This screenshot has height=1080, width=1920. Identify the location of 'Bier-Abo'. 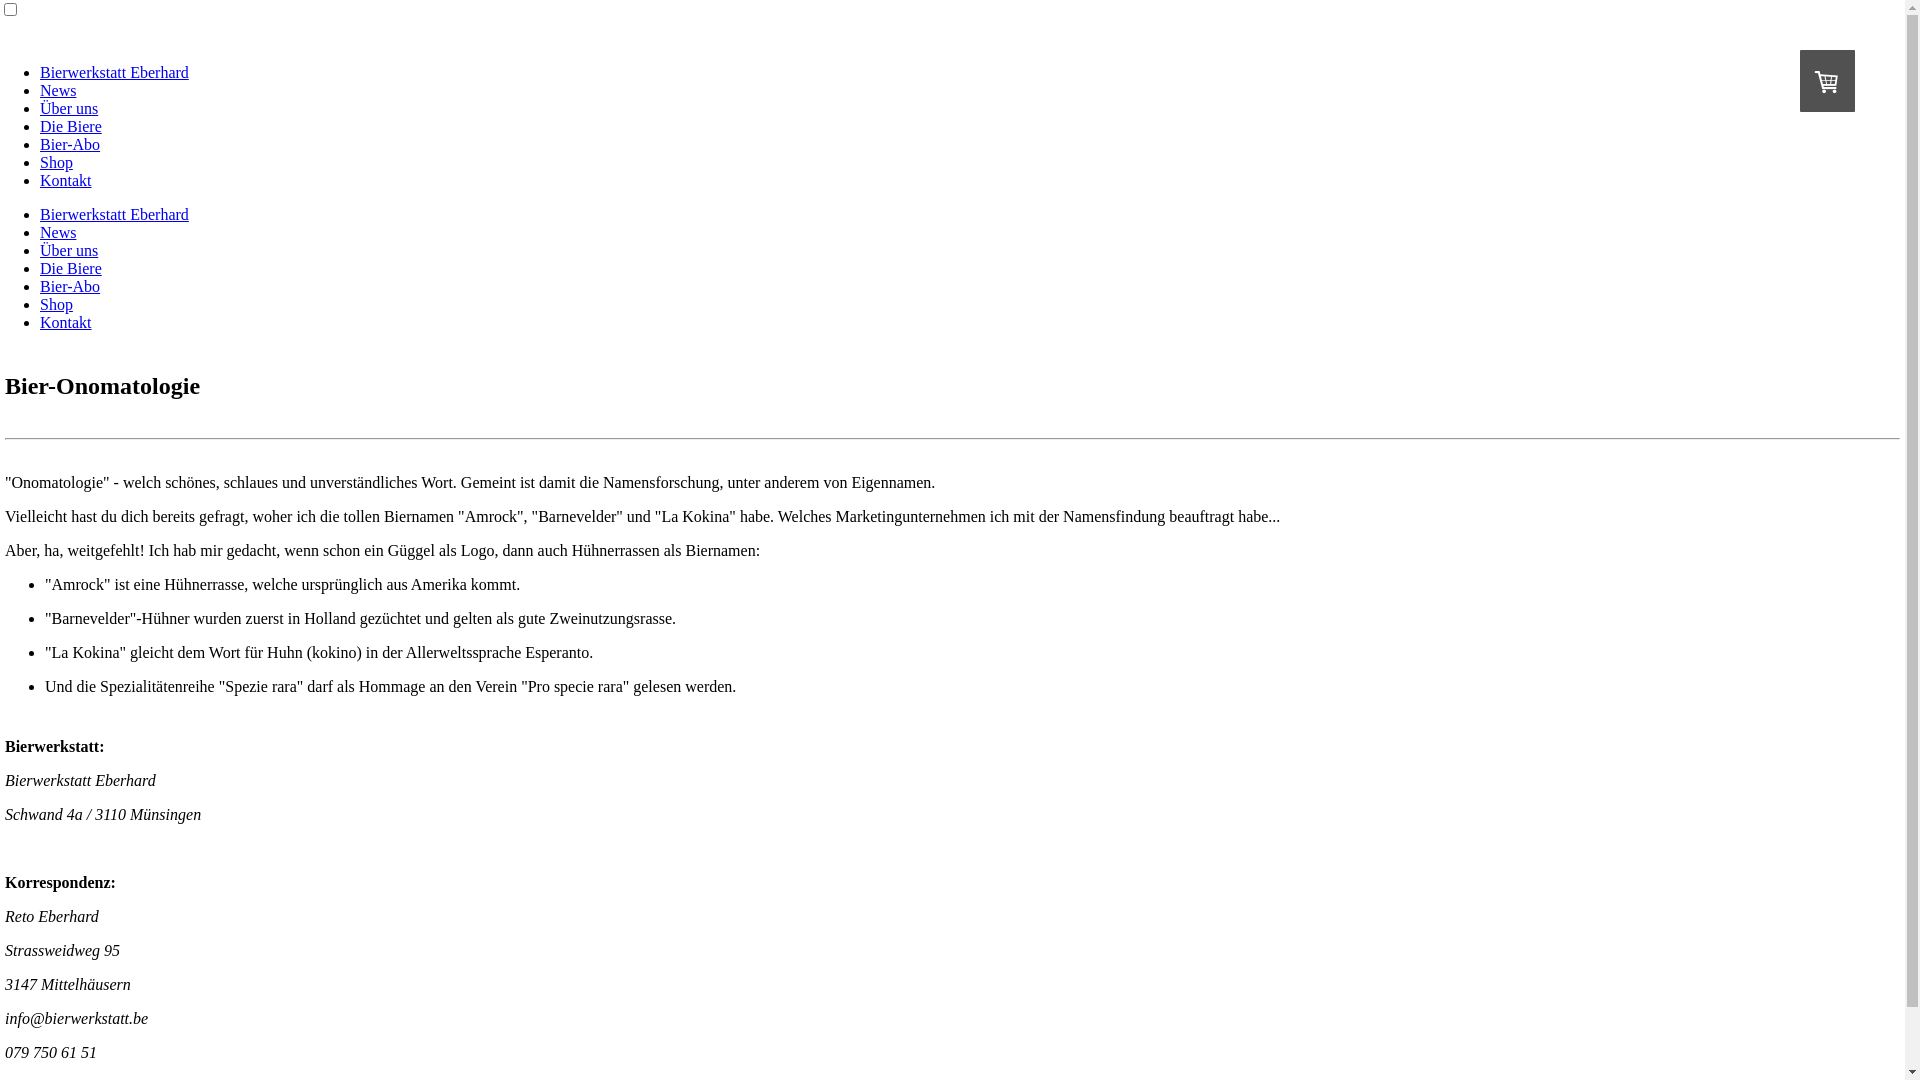
(70, 143).